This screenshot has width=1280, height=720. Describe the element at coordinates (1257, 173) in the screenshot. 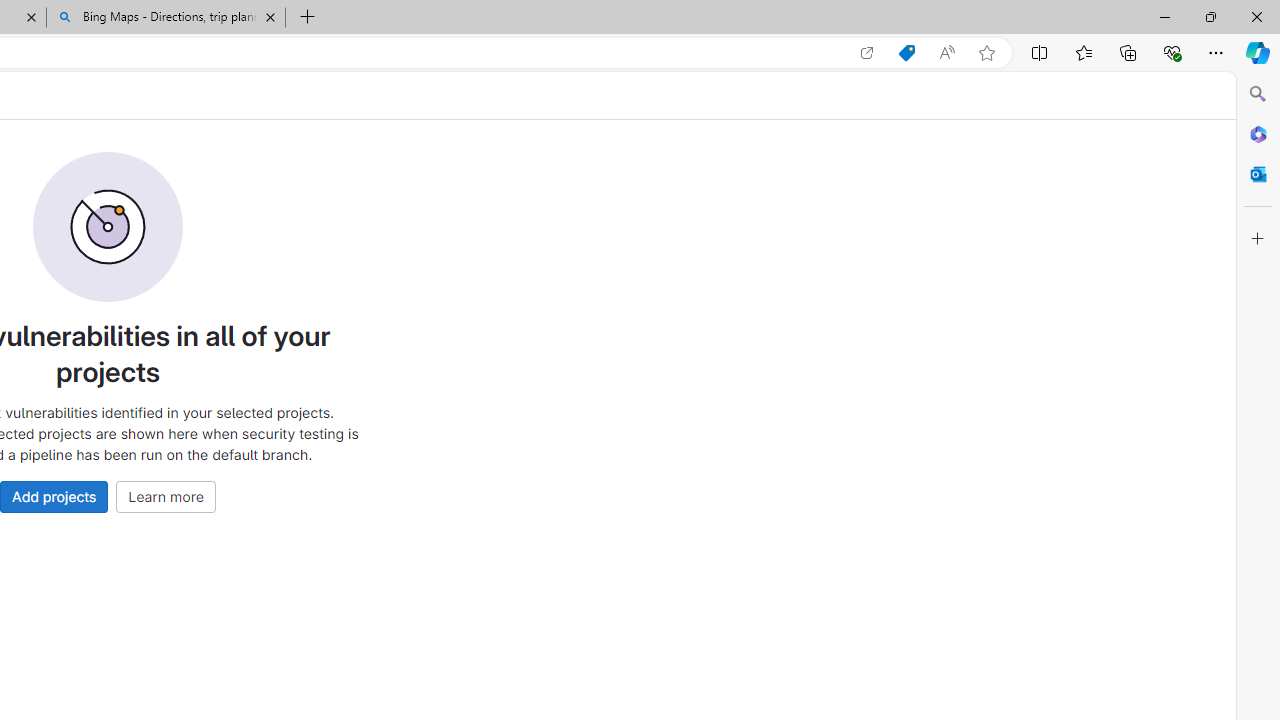

I see `'Outlook'` at that location.